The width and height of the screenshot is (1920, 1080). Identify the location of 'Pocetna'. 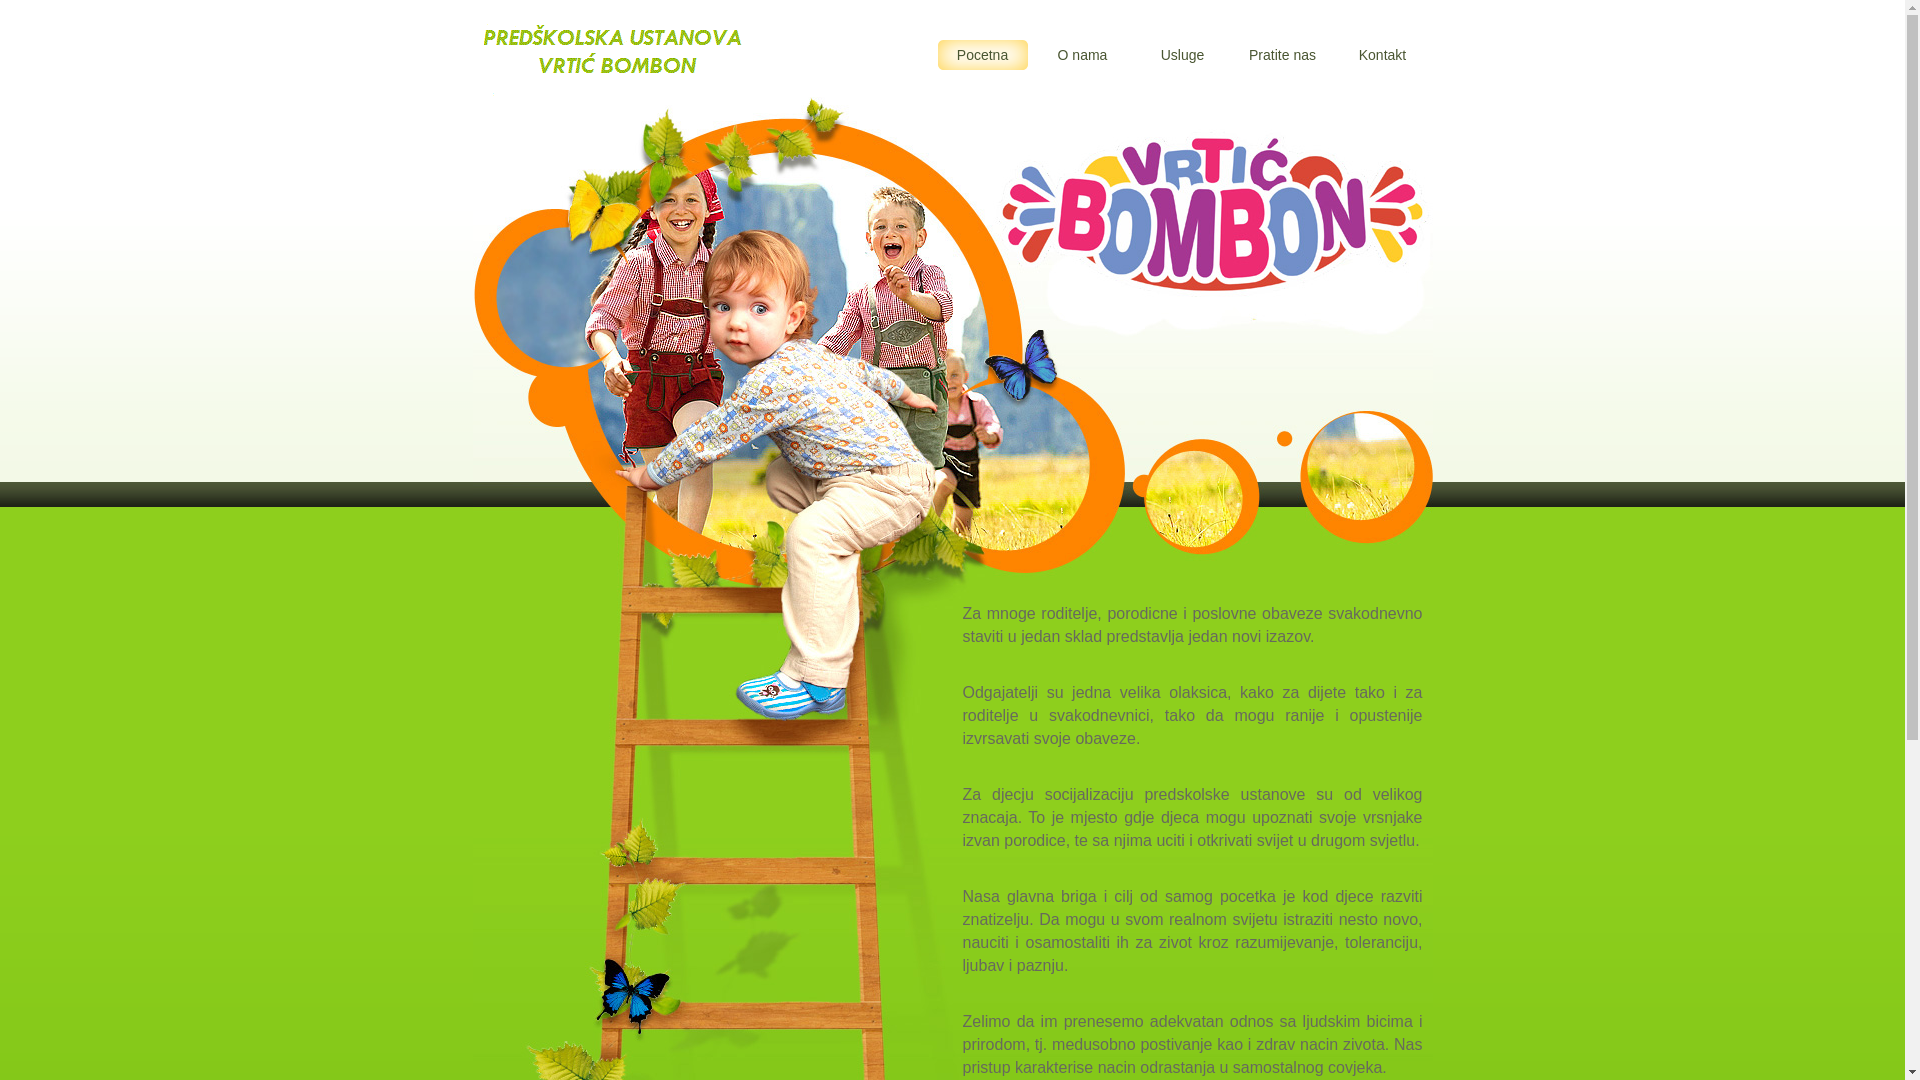
(983, 53).